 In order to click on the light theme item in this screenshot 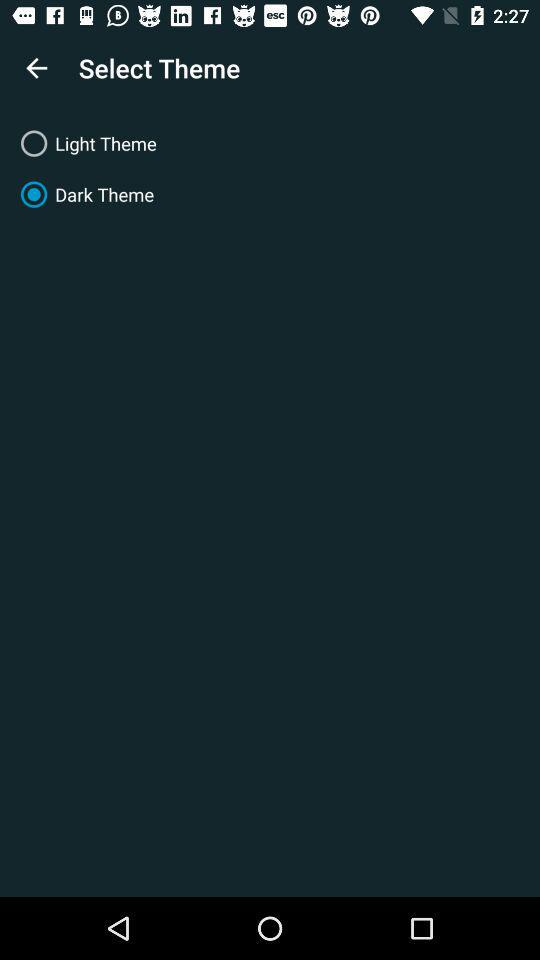, I will do `click(270, 142)`.